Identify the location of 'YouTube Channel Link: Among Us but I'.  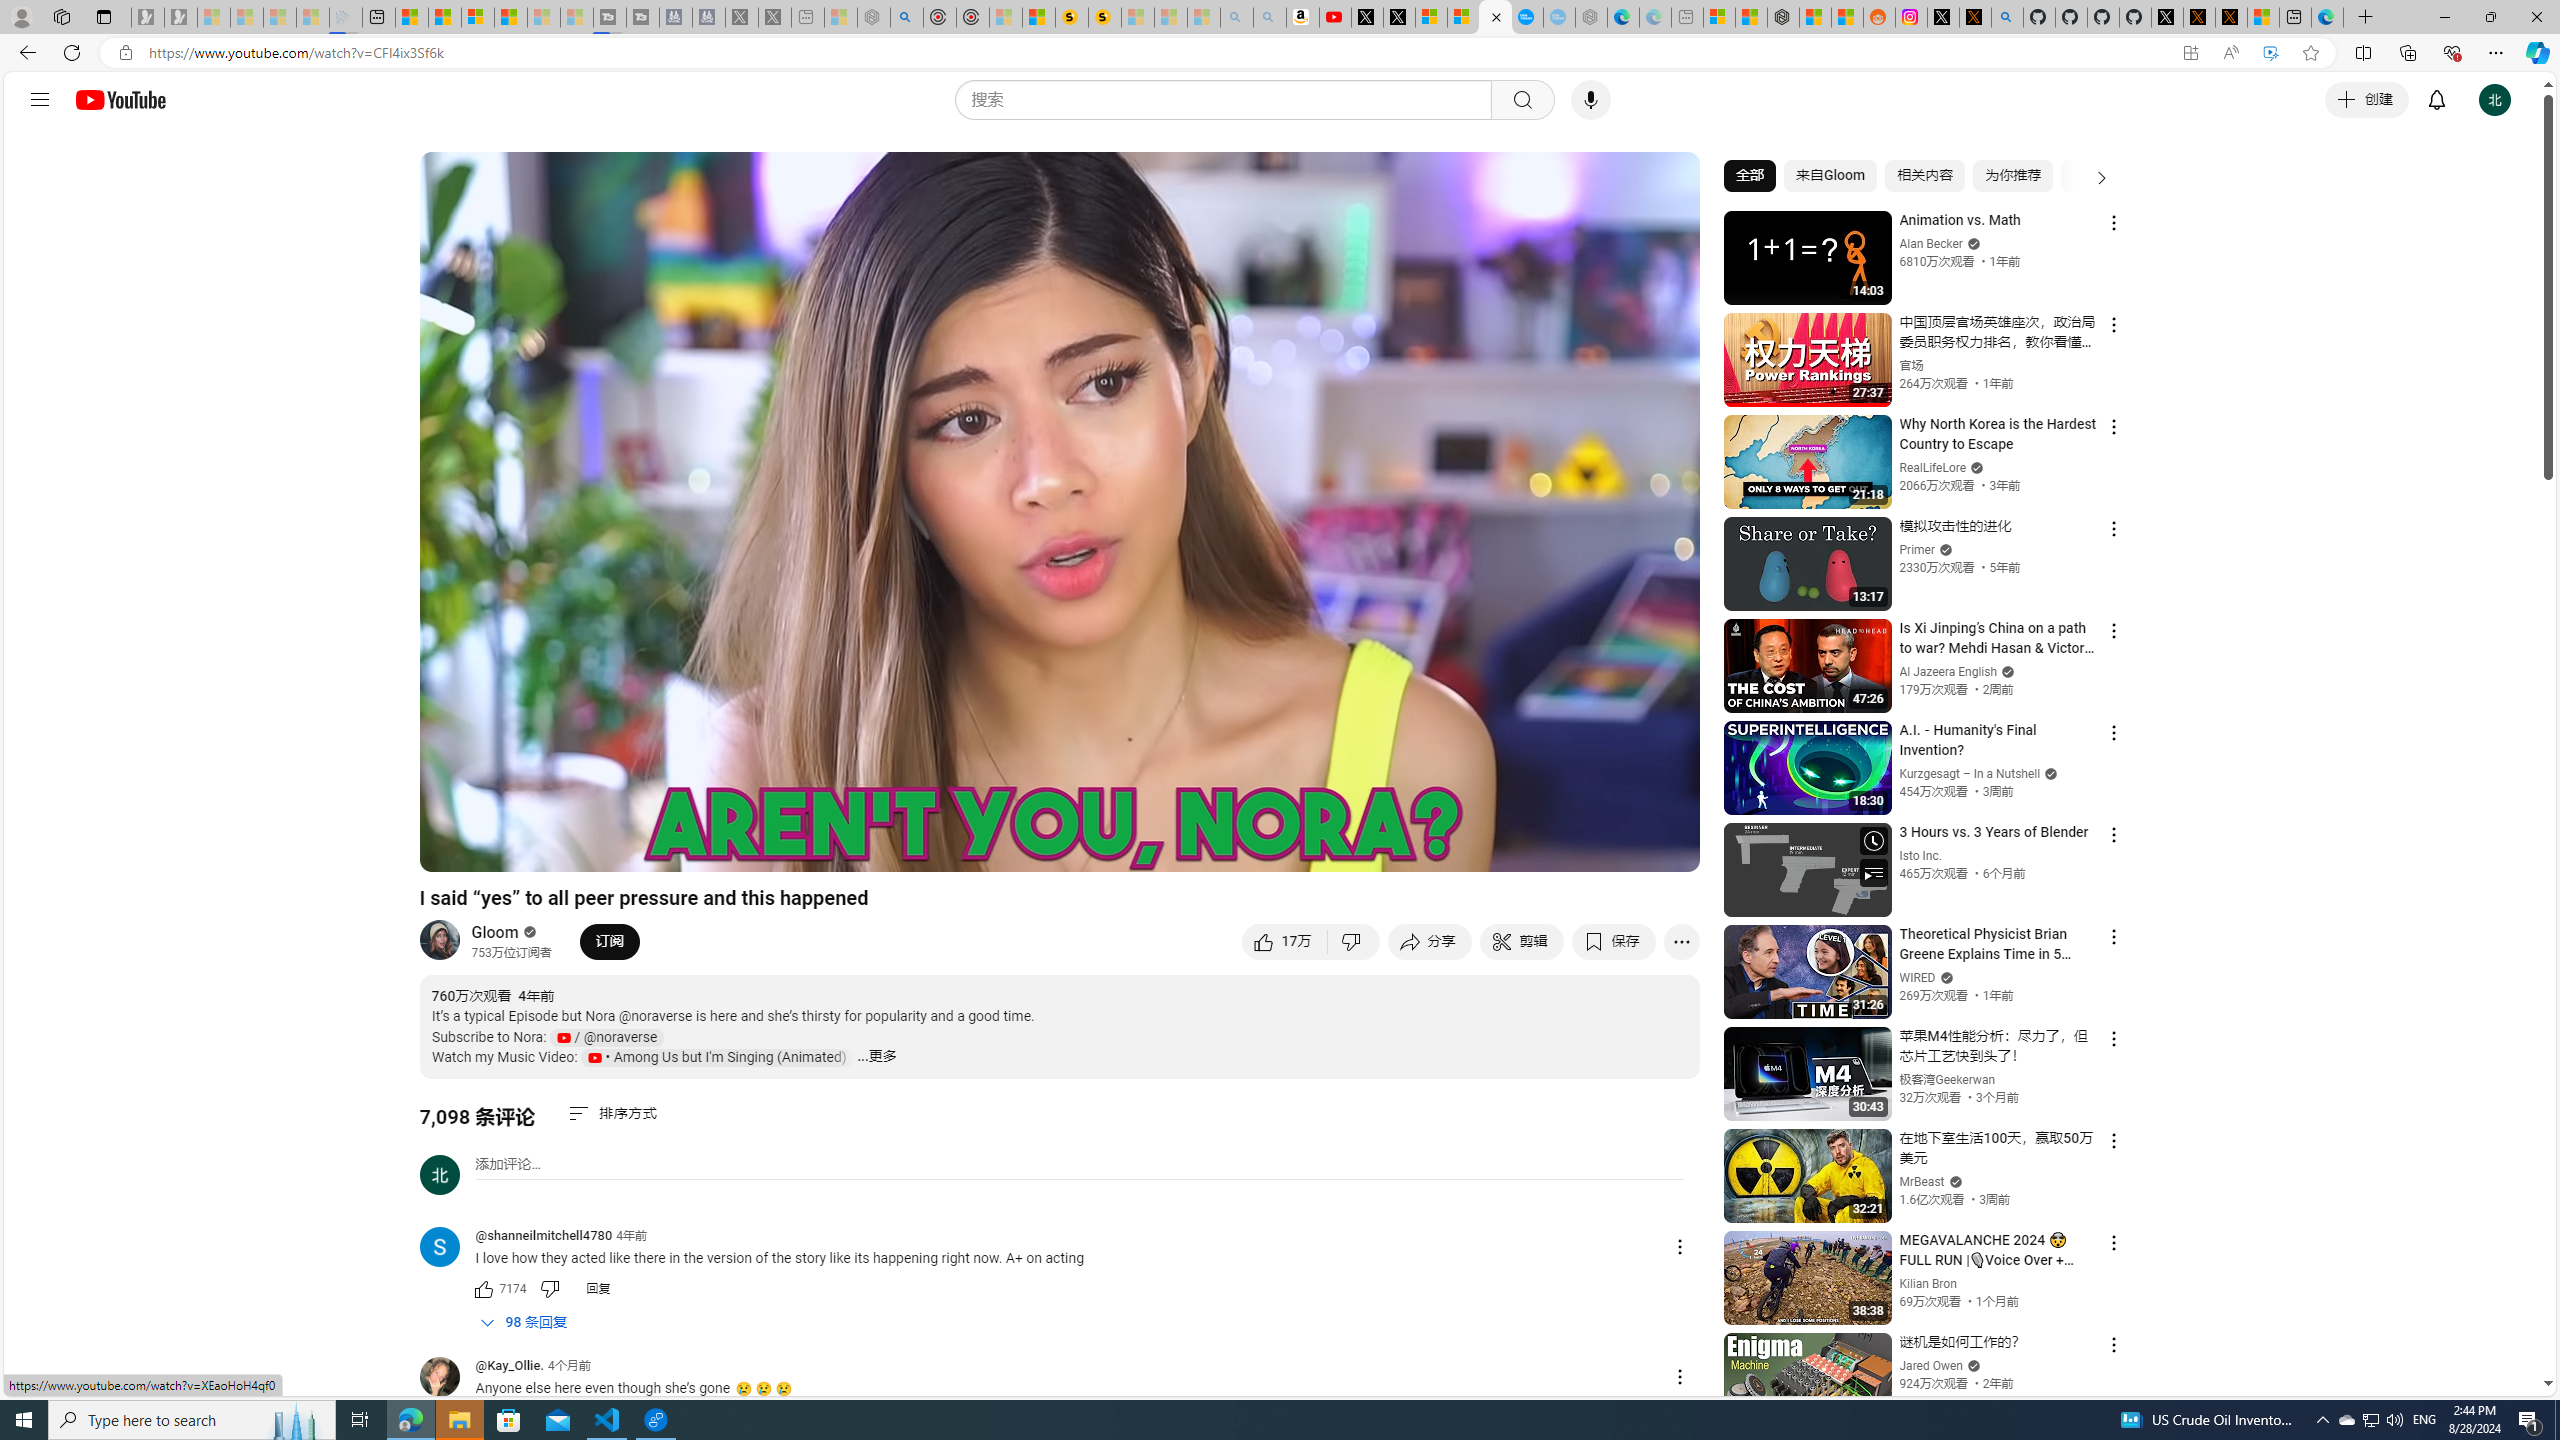
(717, 1057).